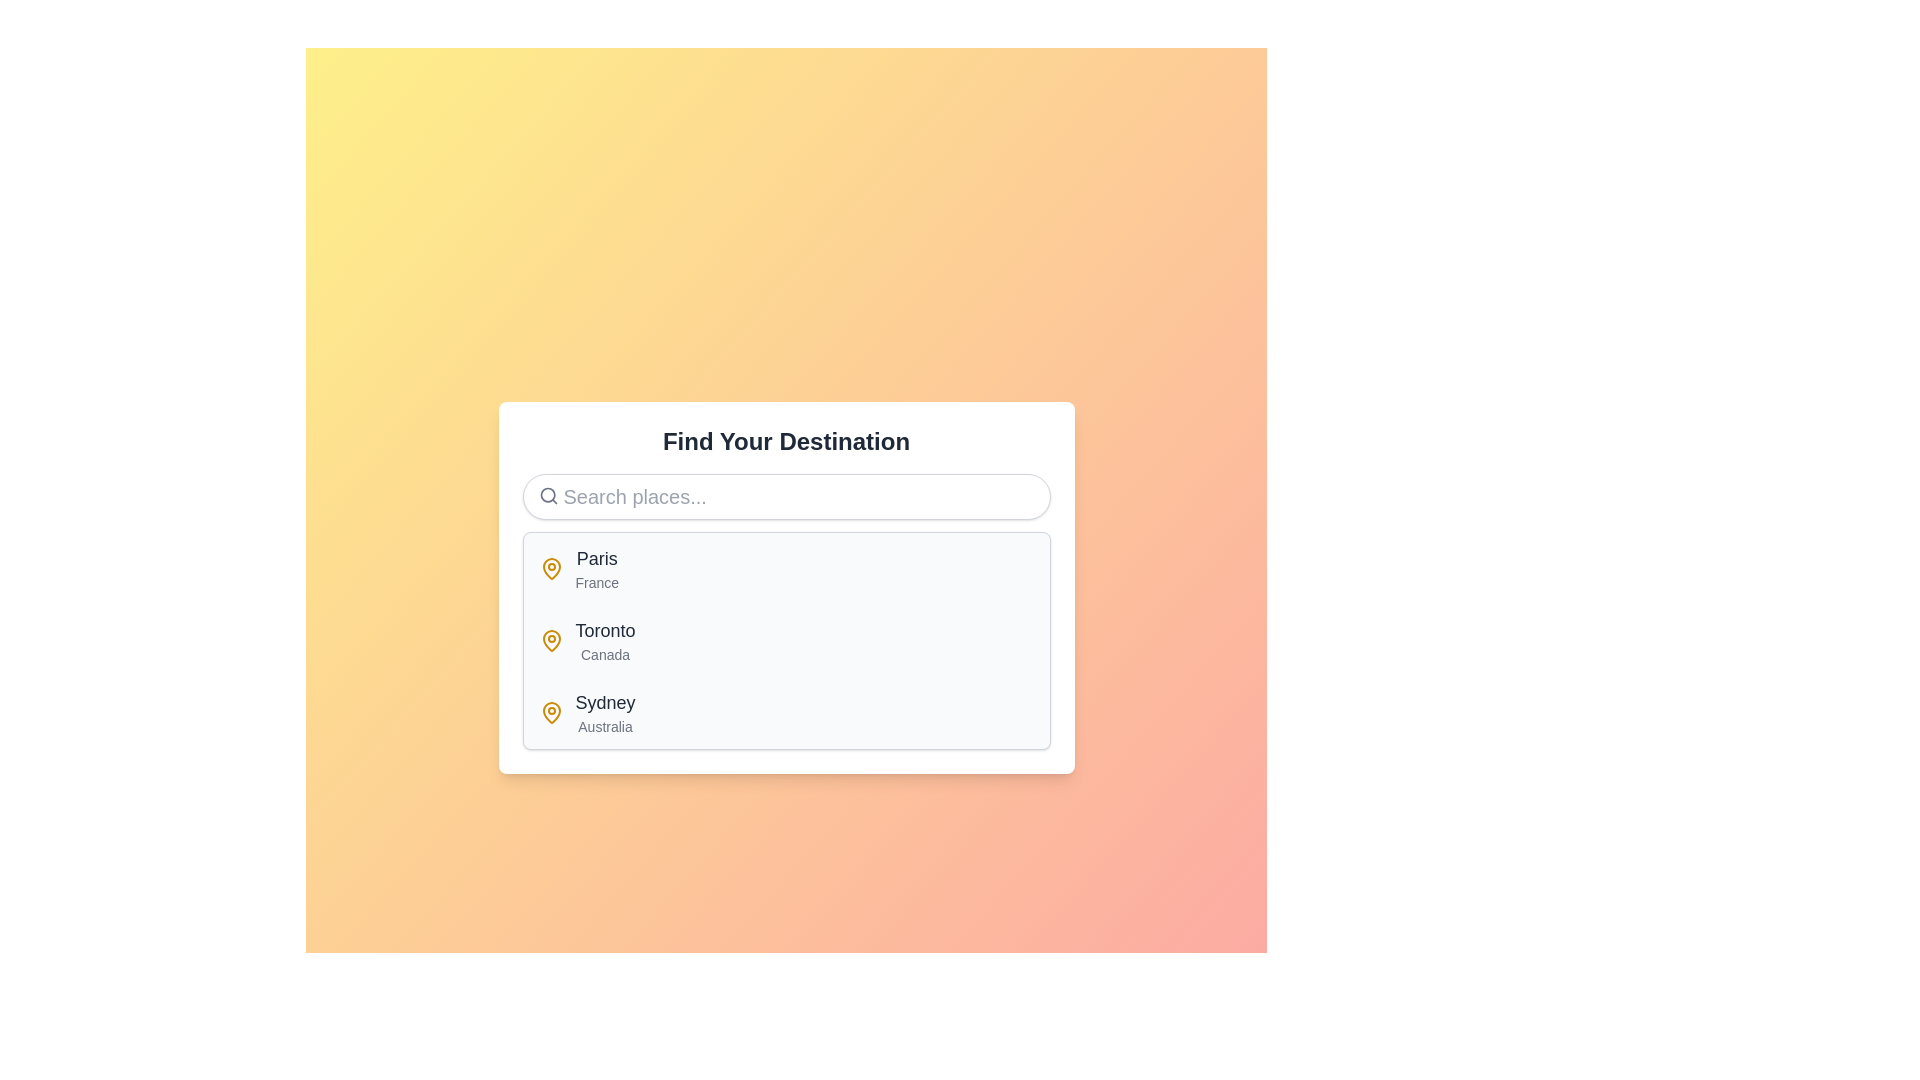 The height and width of the screenshot is (1080, 1920). I want to click on the second text block in the list of city-country pairs, which is located below 'Paris, France' and above 'Sydney, Australia', so click(604, 640).